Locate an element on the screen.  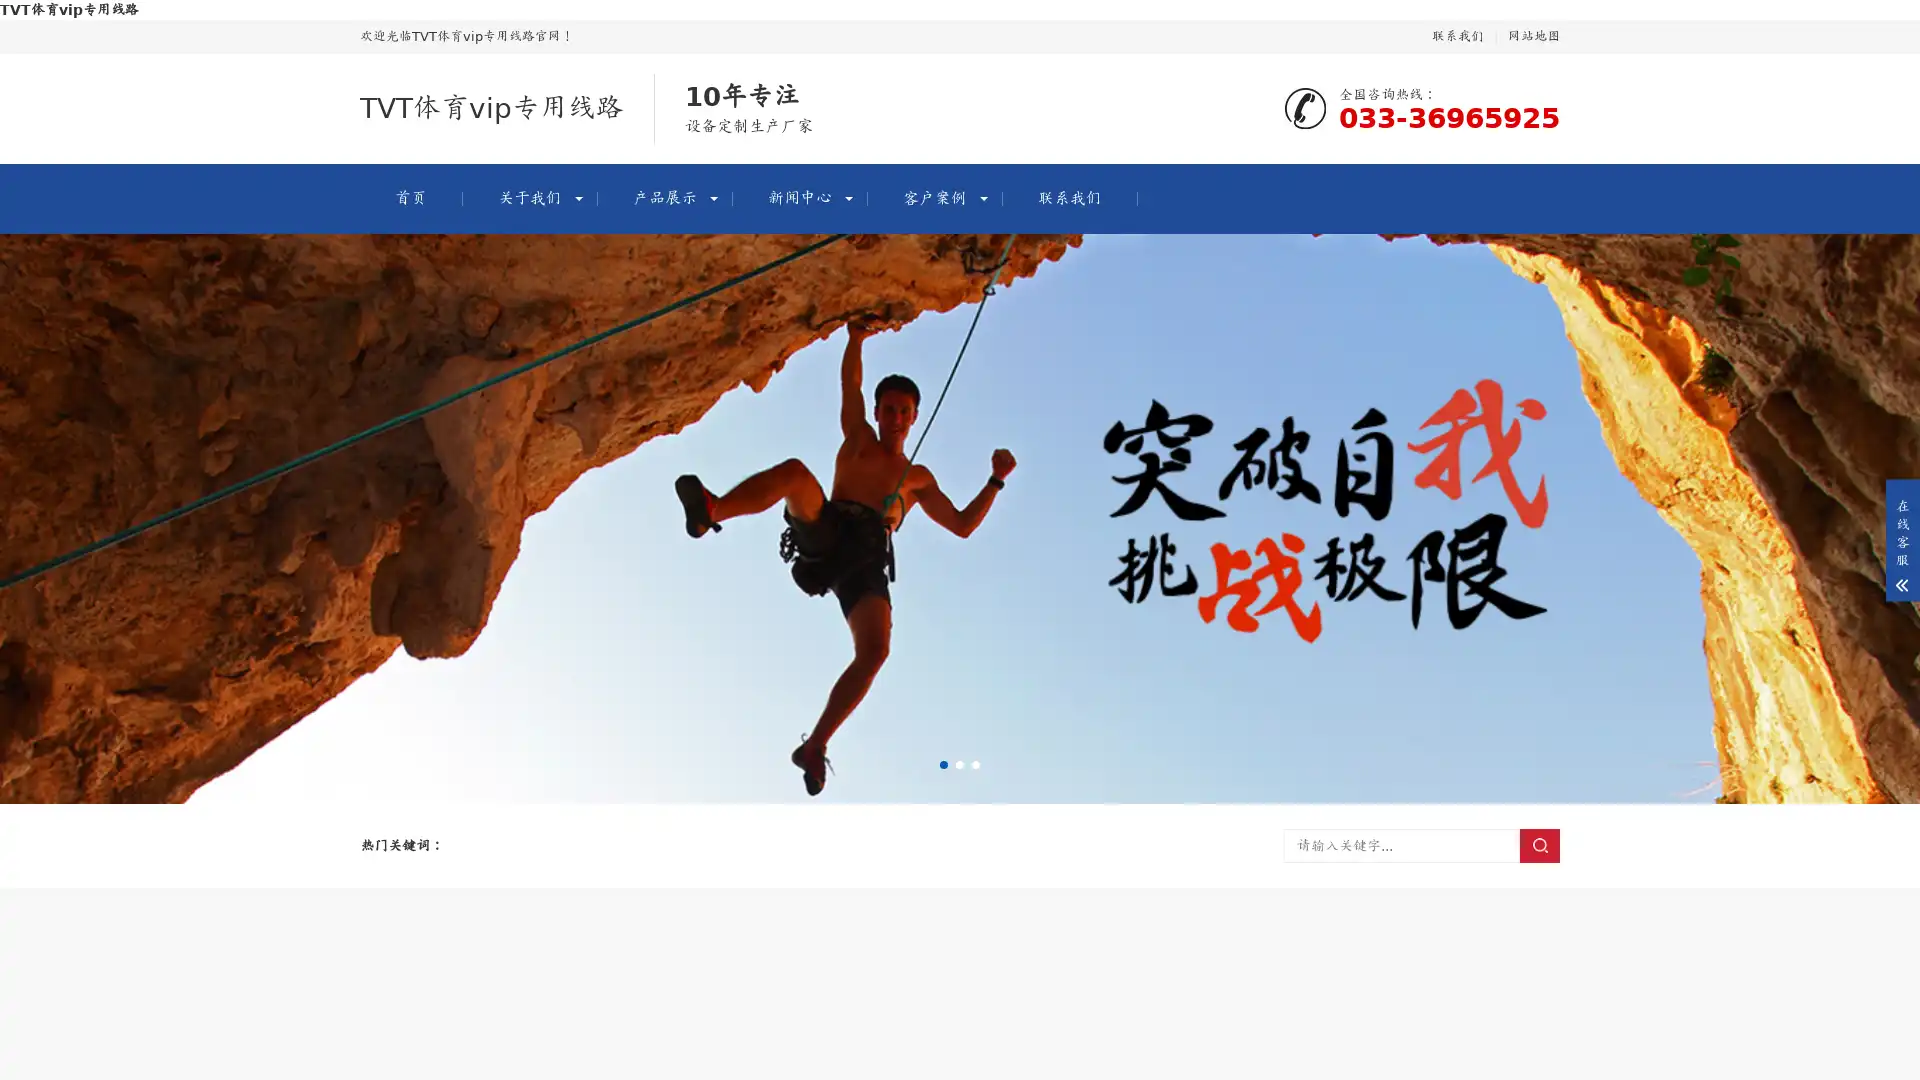
Go to slide 1 is located at coordinates (943, 764).